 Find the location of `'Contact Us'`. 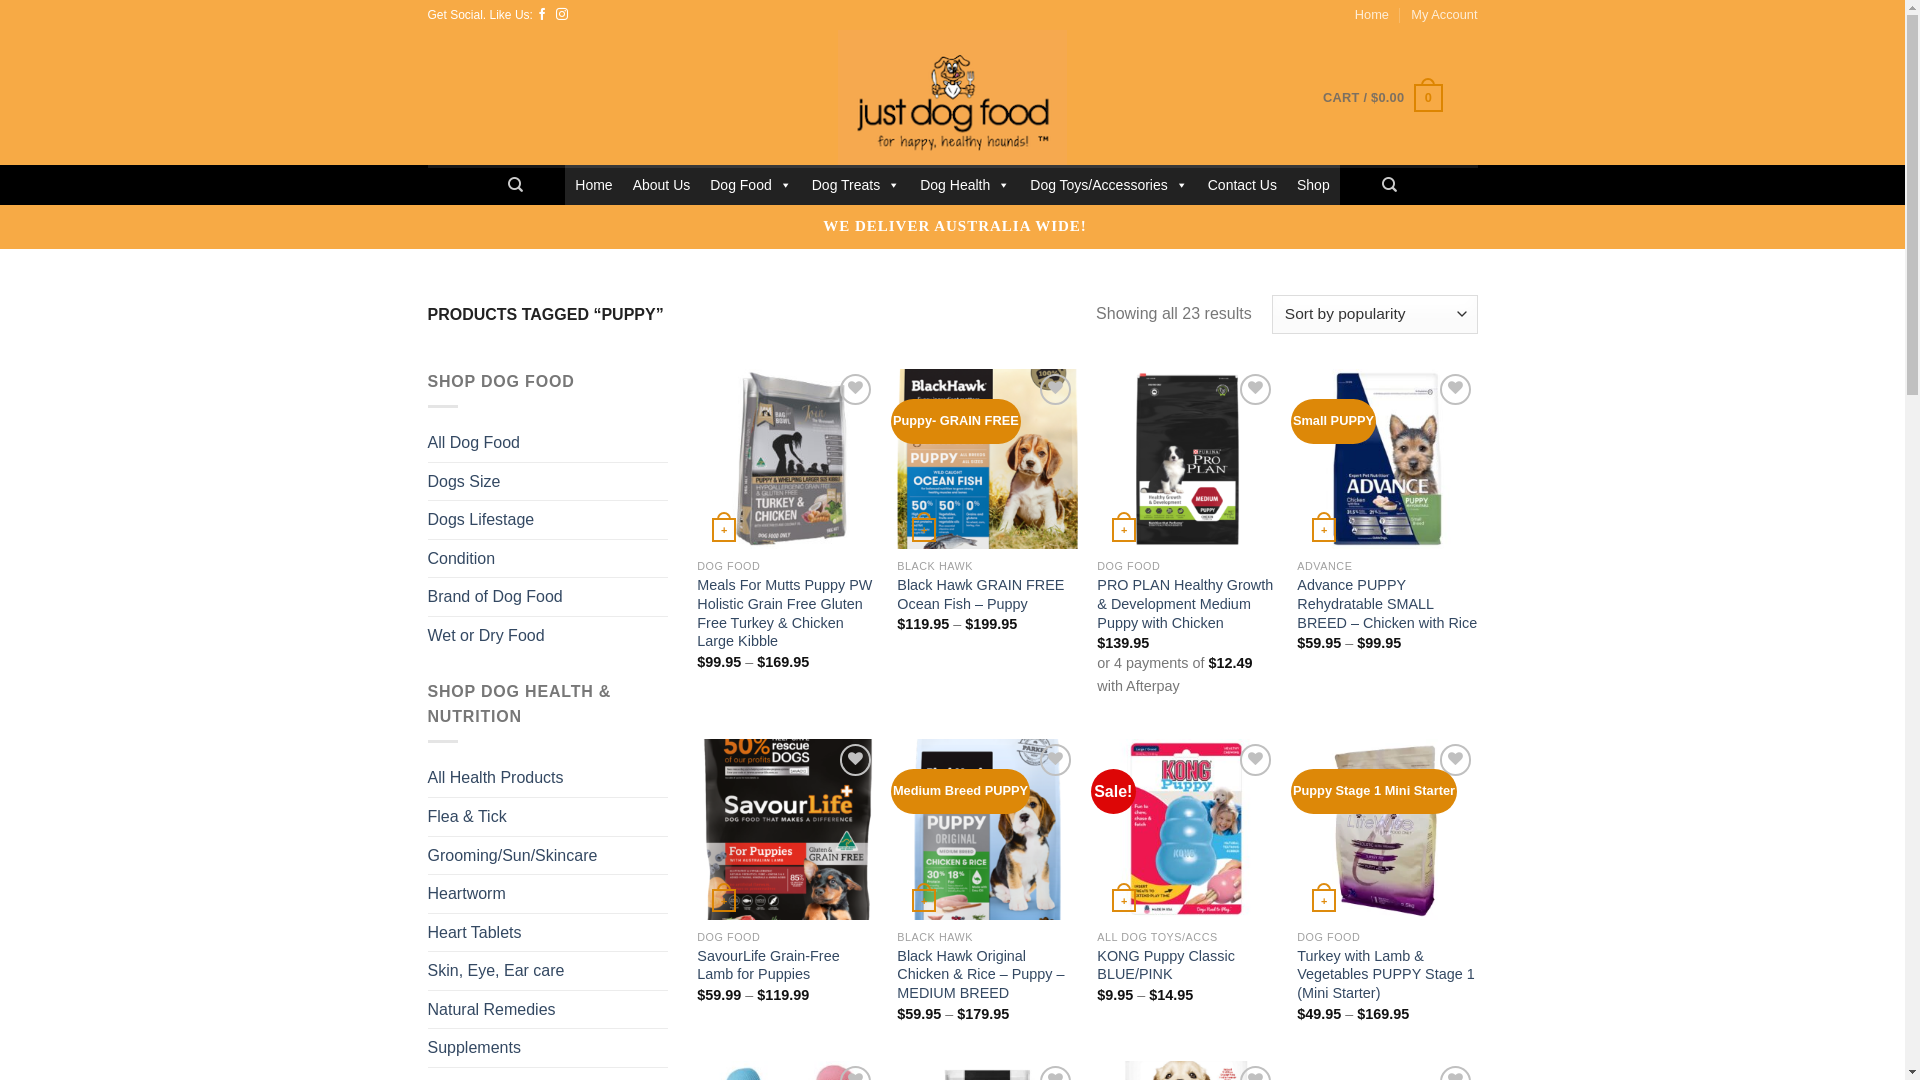

'Contact Us' is located at coordinates (1241, 185).